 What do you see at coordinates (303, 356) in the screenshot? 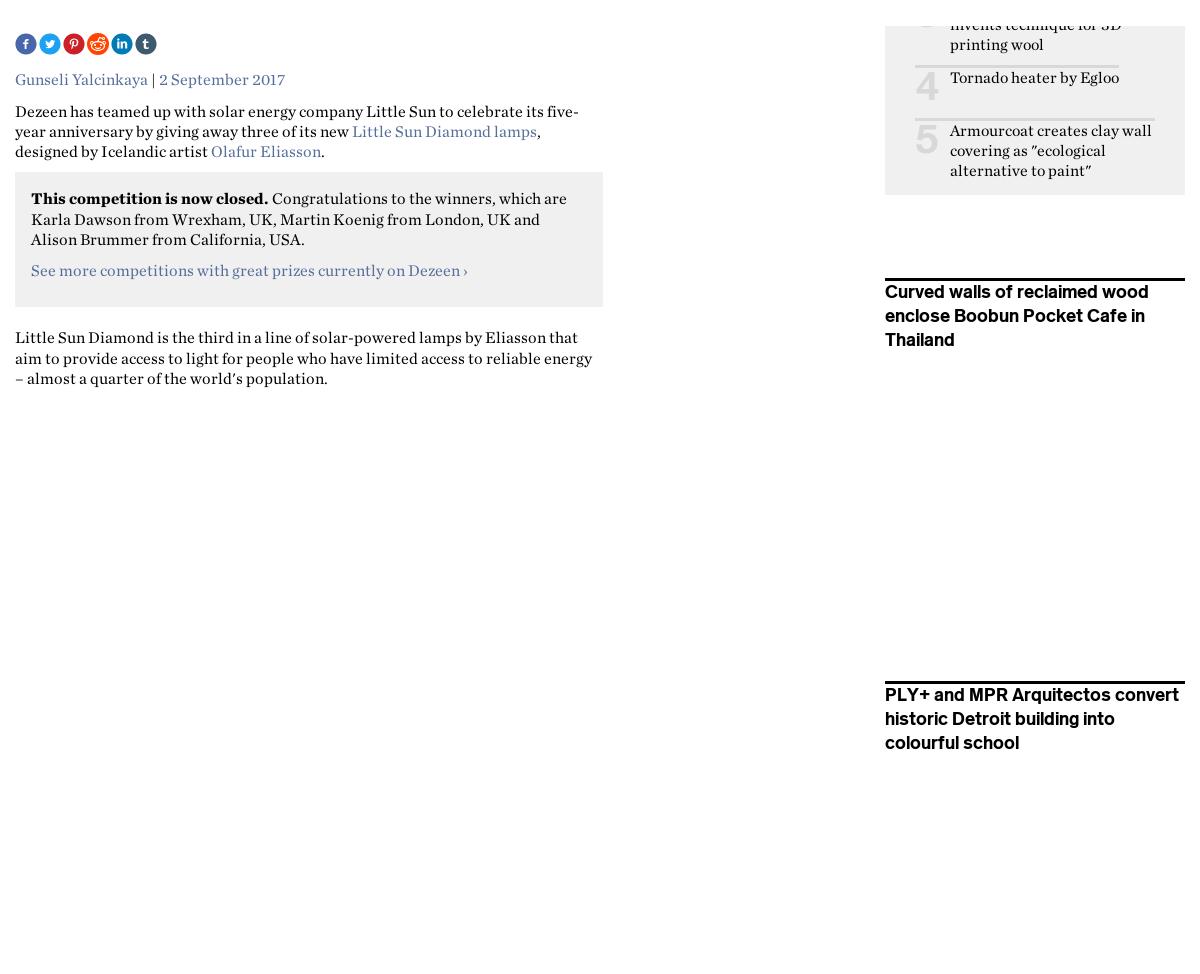
I see `'Little Sun Diamond is the third in a line of solar-powered lamps by Eliasson that aim to provide access to light for people who have limited access to reliable energy – almost a quarter of the world's population.'` at bounding box center [303, 356].